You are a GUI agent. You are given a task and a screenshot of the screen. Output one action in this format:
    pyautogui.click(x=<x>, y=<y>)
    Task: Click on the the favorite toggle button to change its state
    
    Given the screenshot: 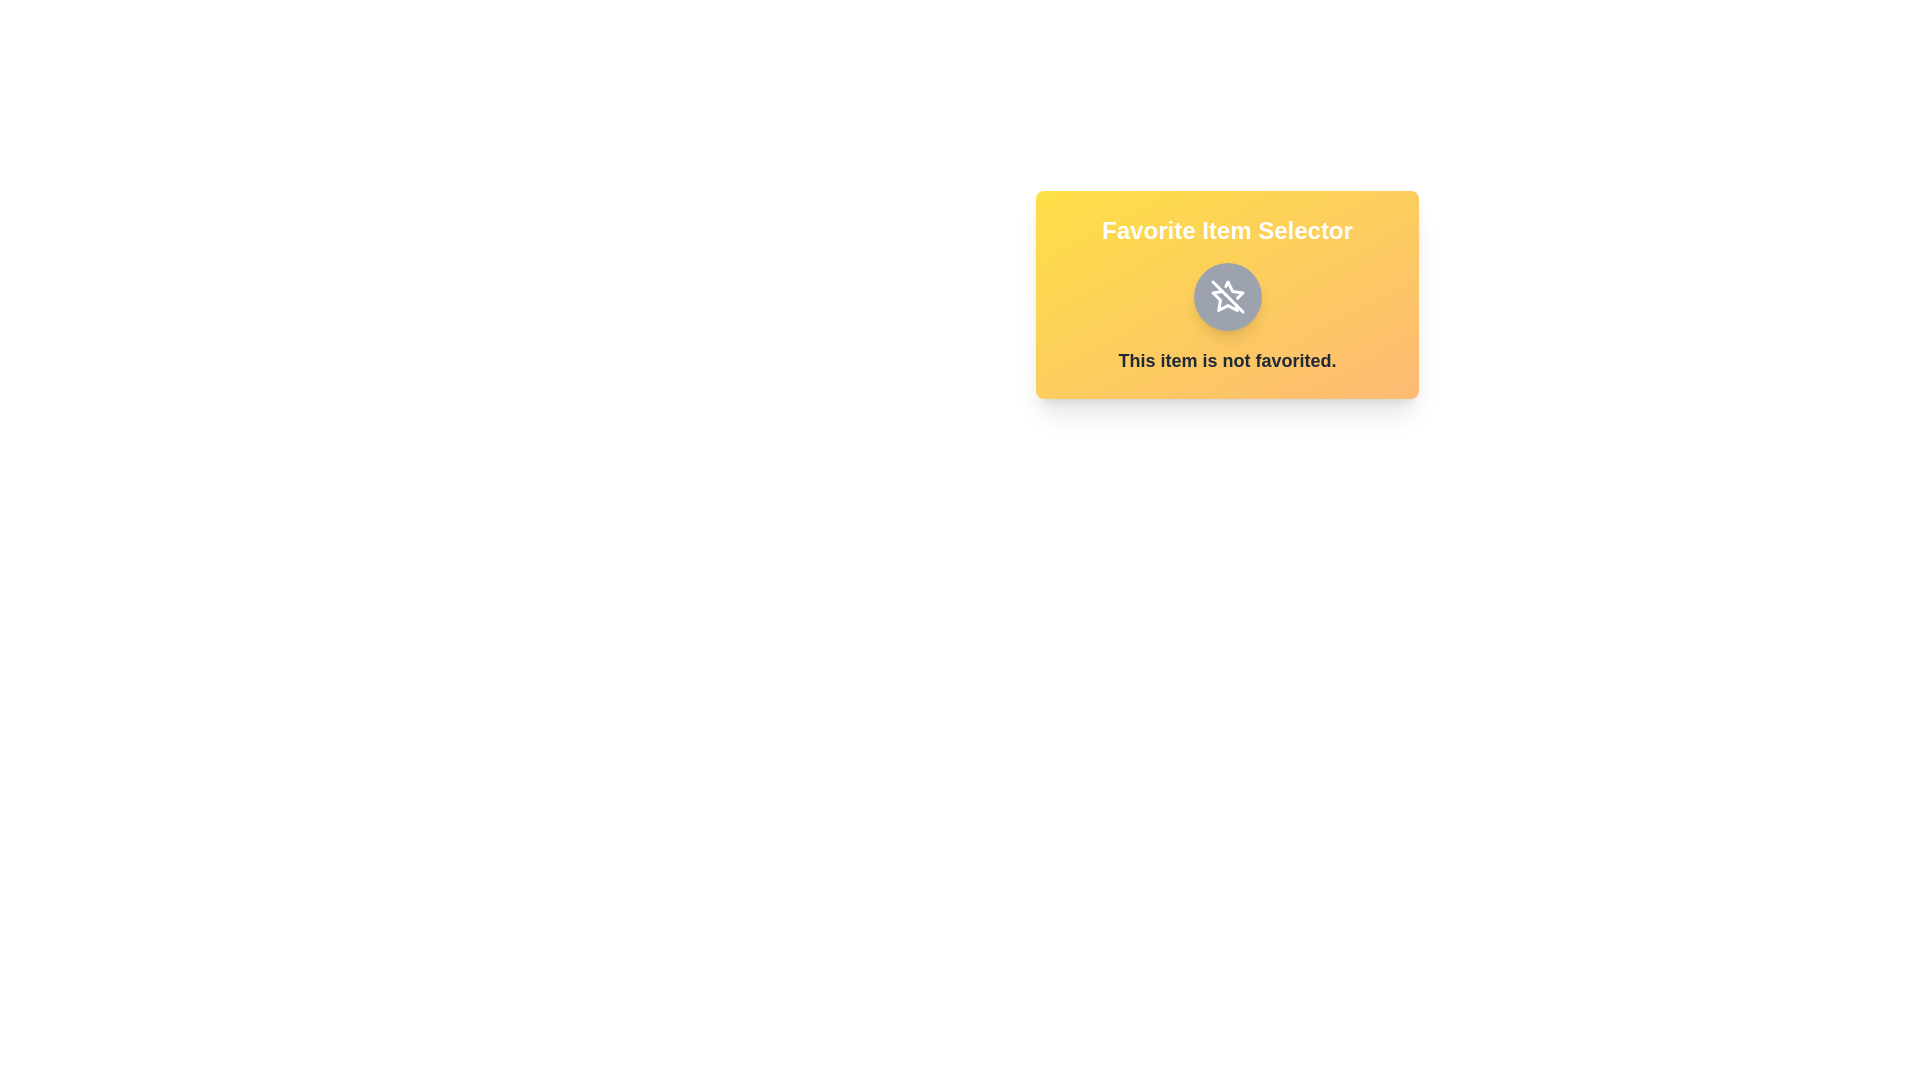 What is the action you would take?
    pyautogui.click(x=1226, y=297)
    